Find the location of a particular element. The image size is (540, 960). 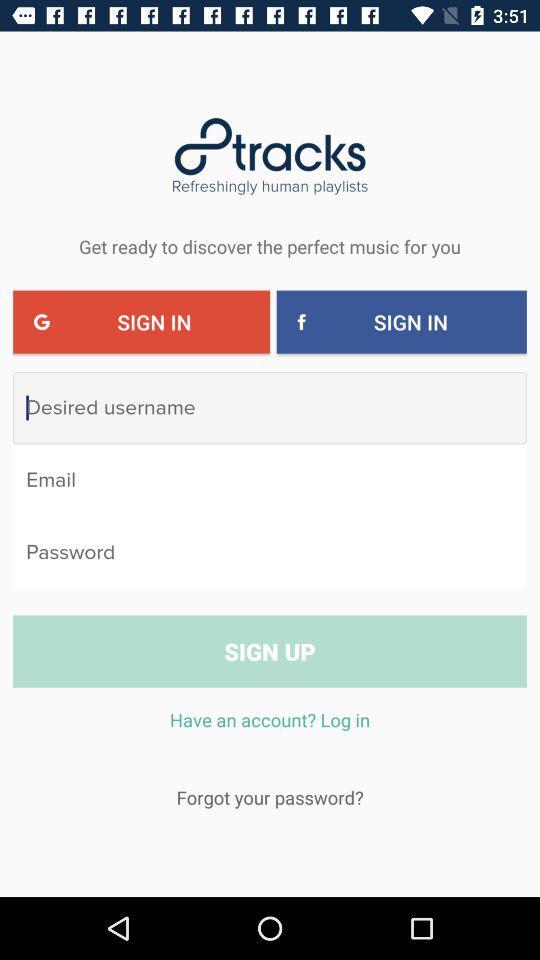

the item above the have an account item is located at coordinates (270, 650).